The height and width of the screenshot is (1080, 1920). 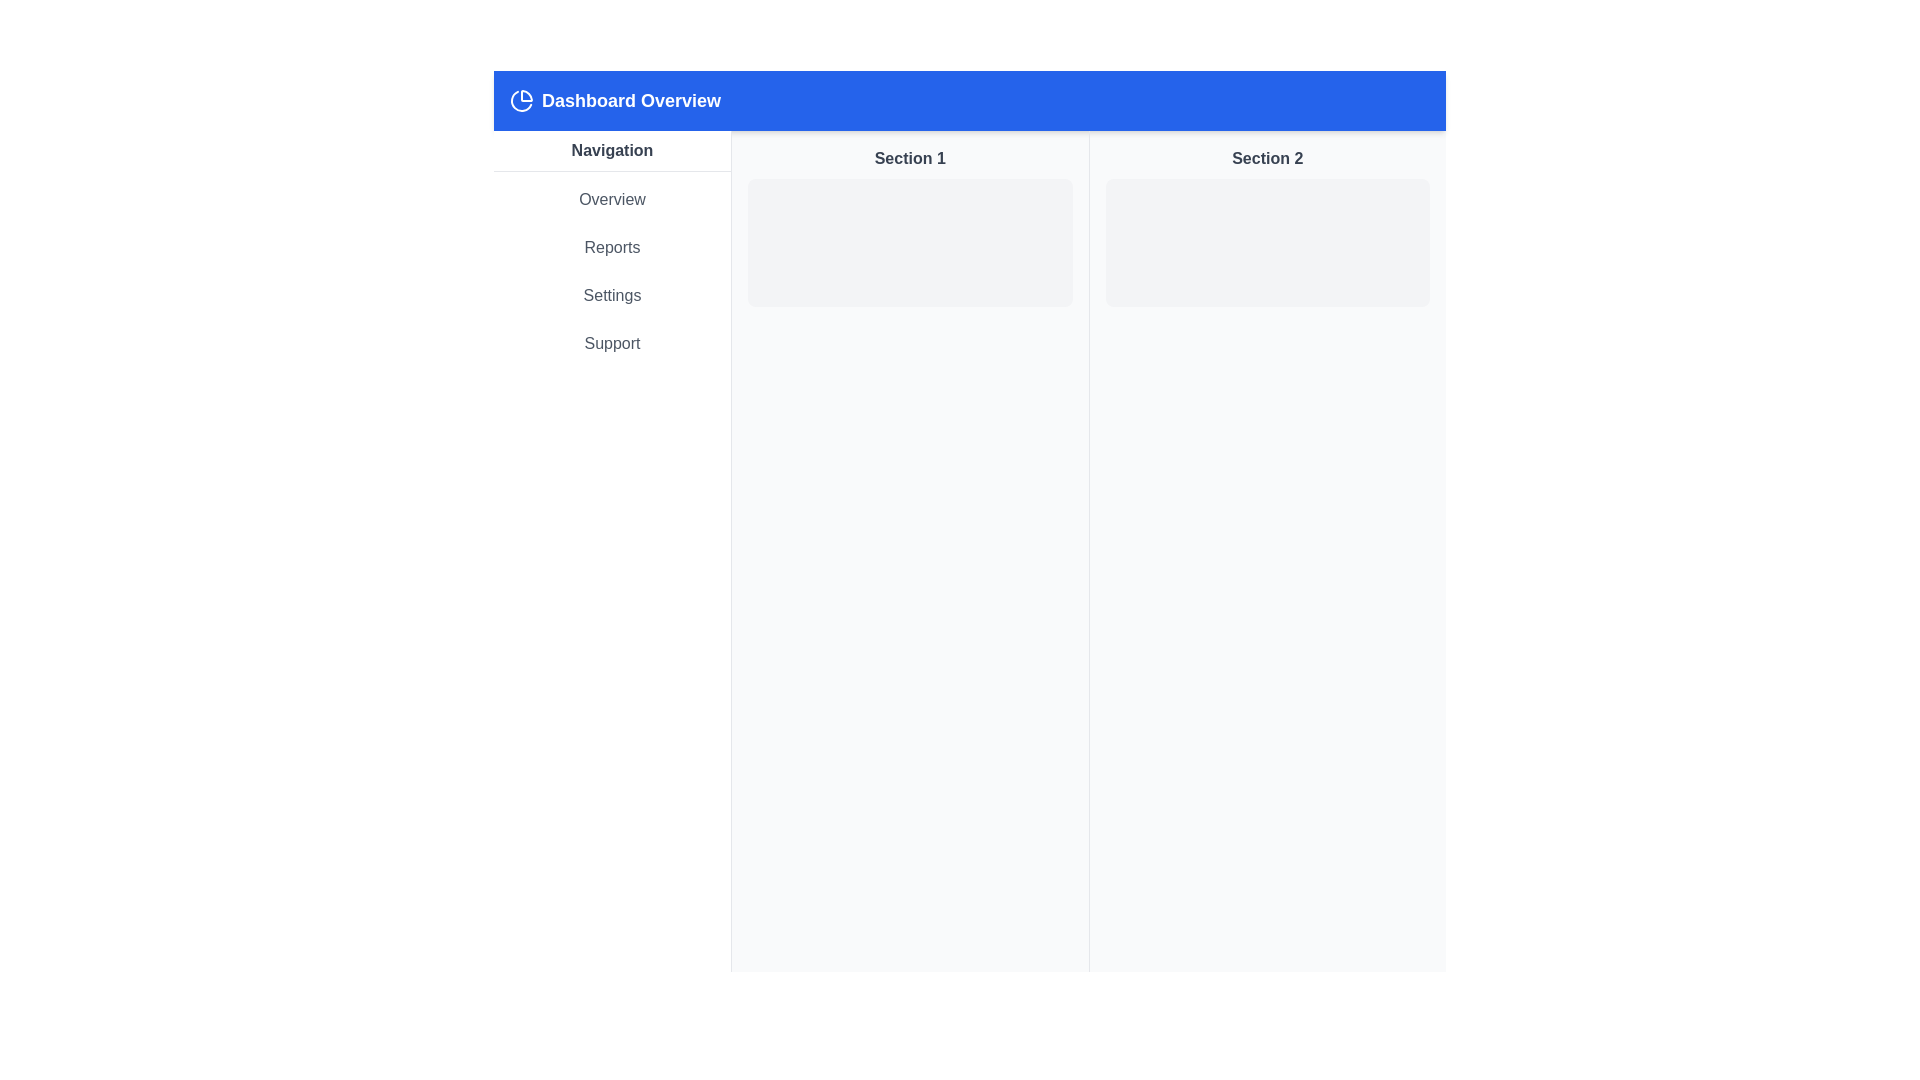 What do you see at coordinates (611, 150) in the screenshot?
I see `the title text label that categorizes the navigation options in the sidebar, positioned at the top of the left section of the interface` at bounding box center [611, 150].